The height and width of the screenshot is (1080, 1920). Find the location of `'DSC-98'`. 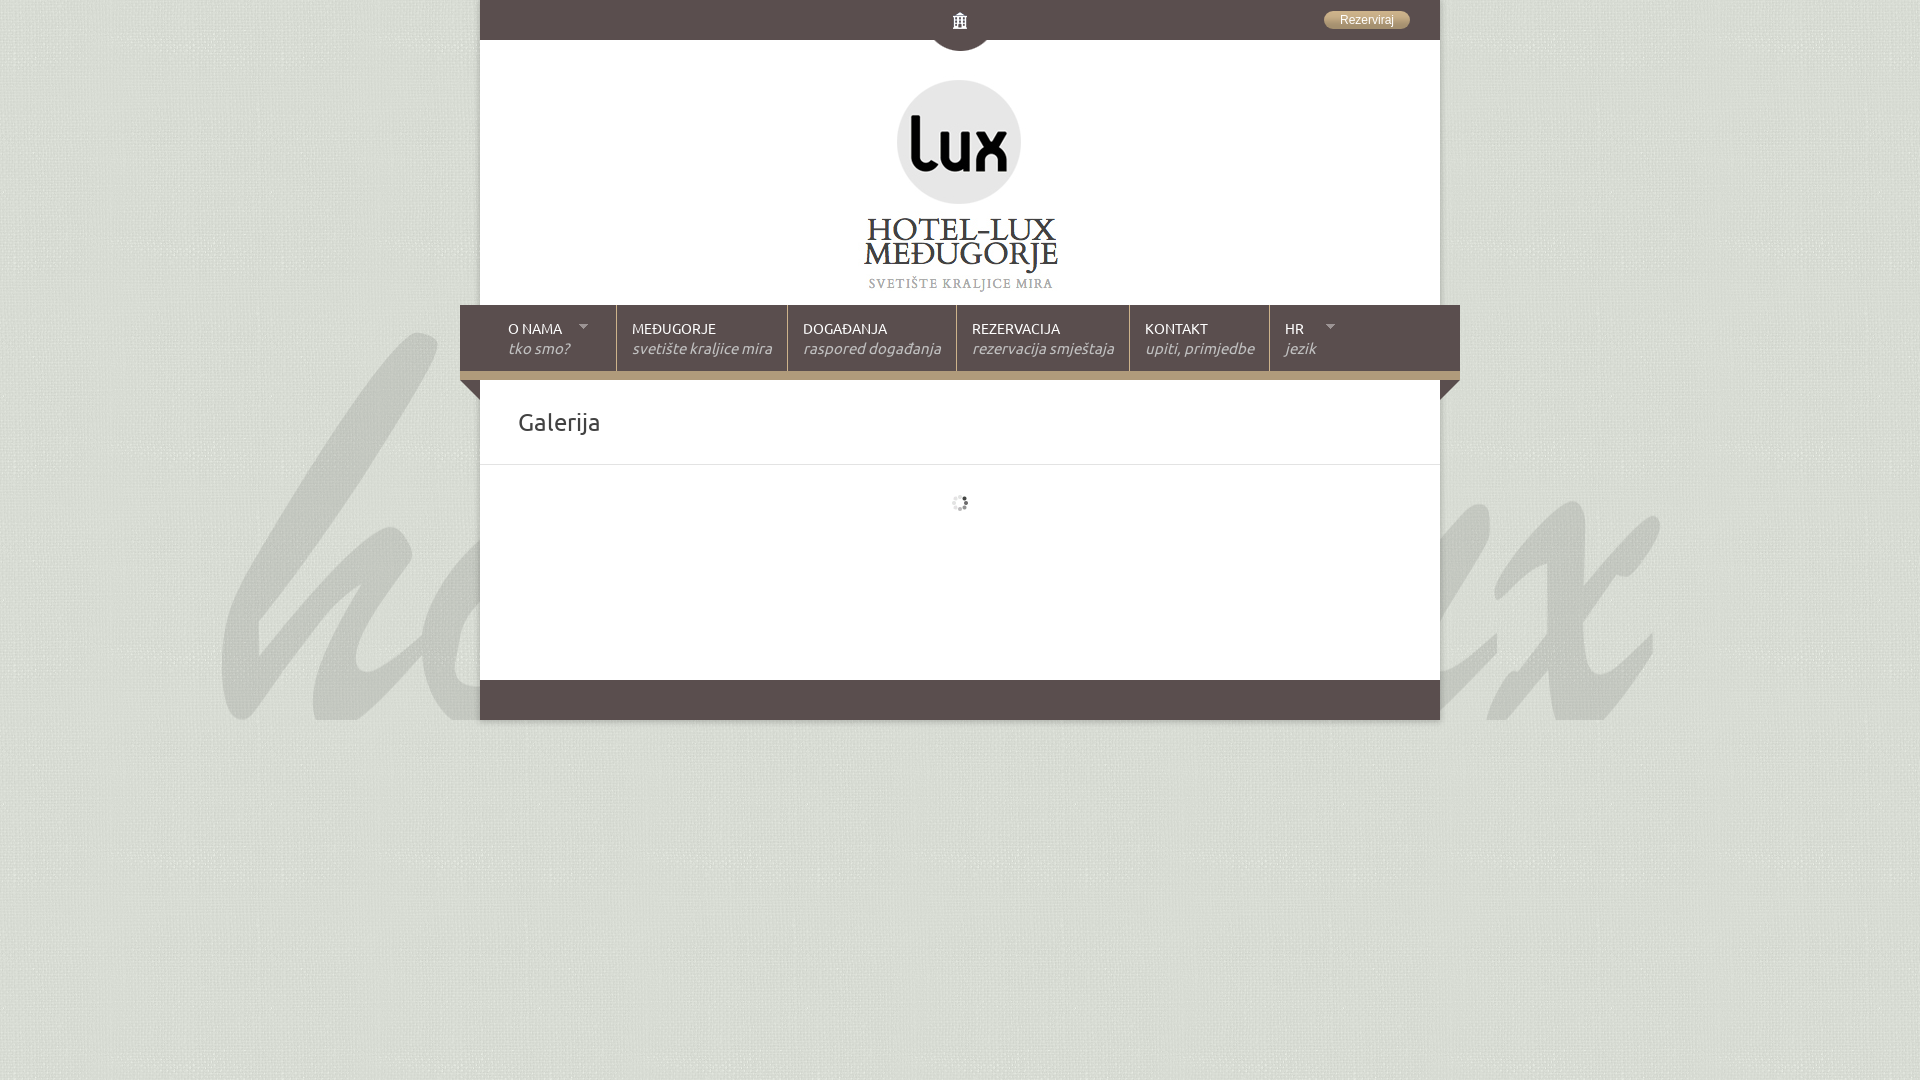

'DSC-98' is located at coordinates (999, 527).